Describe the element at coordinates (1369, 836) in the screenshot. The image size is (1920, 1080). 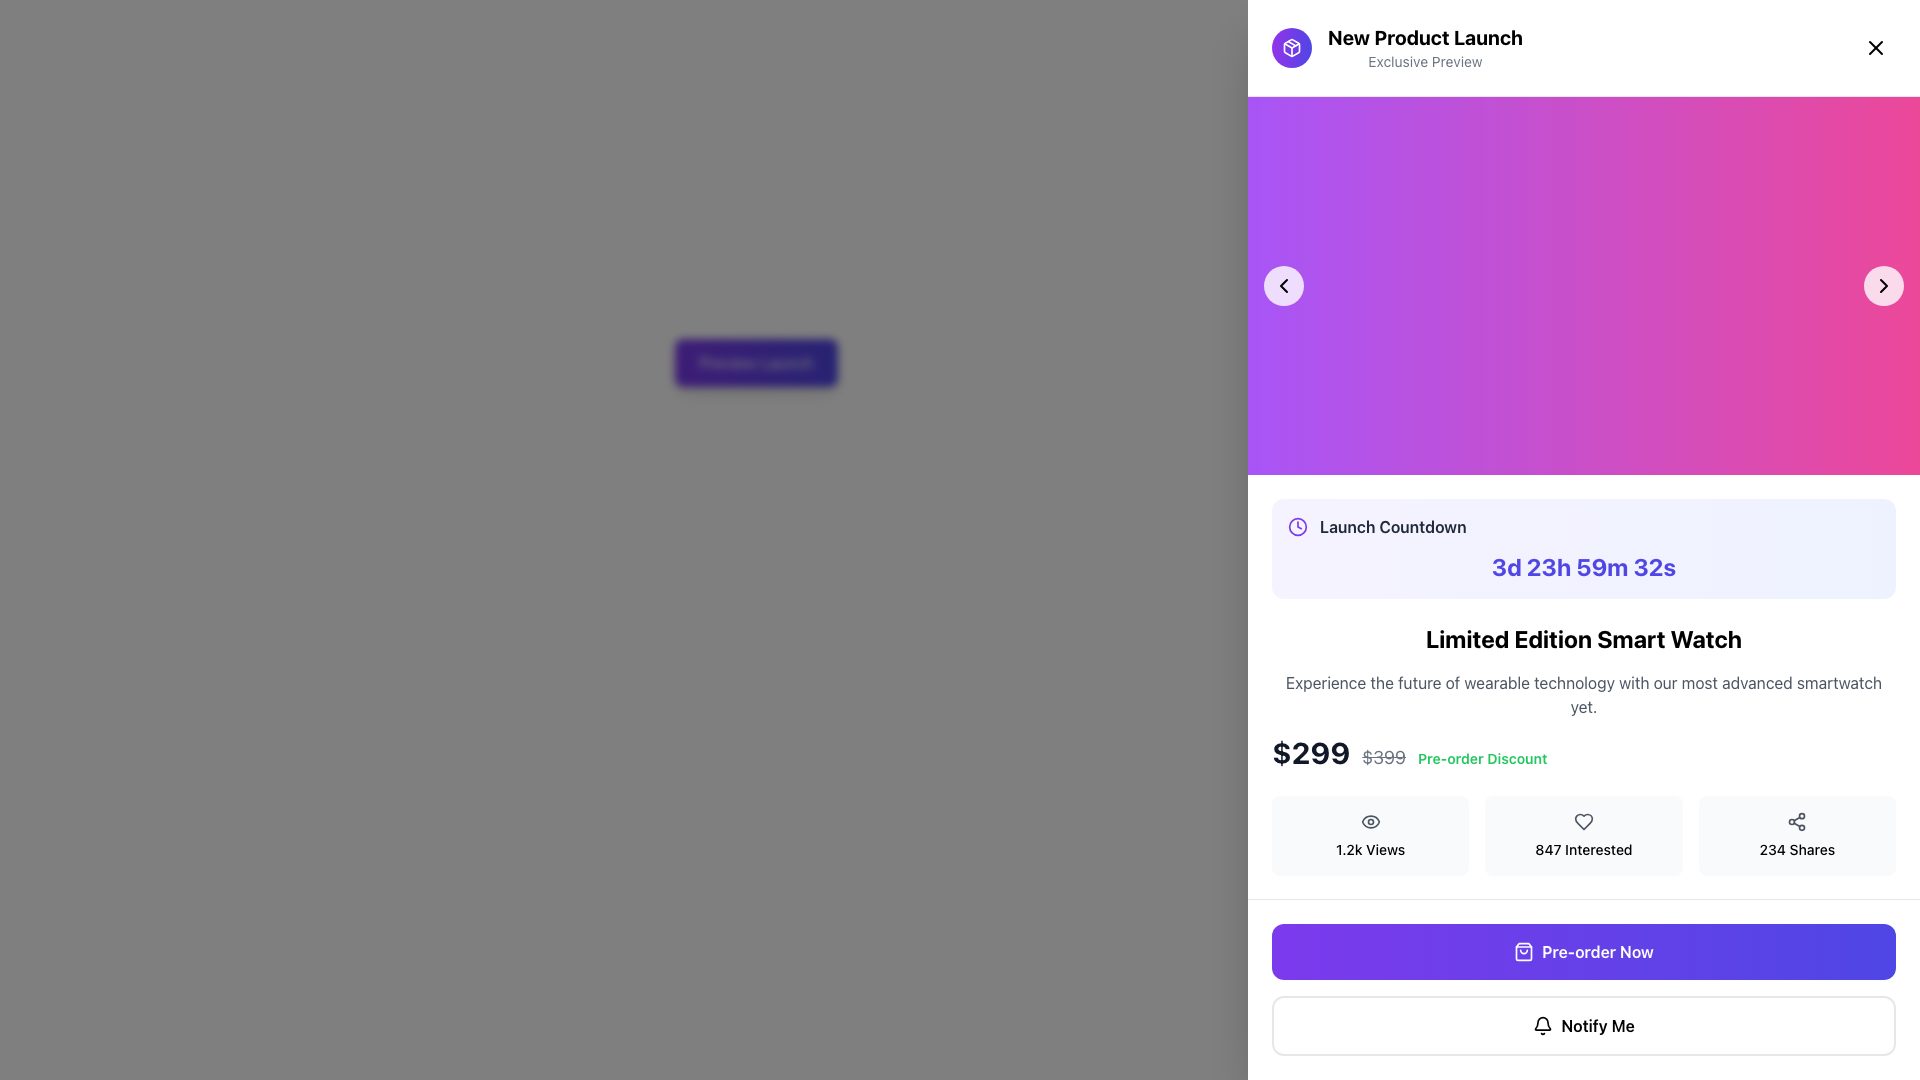
I see `the Informational Display that shows '1.2k Views' with an eye icon, which is the leftmost element among three metrics below the product description` at that location.